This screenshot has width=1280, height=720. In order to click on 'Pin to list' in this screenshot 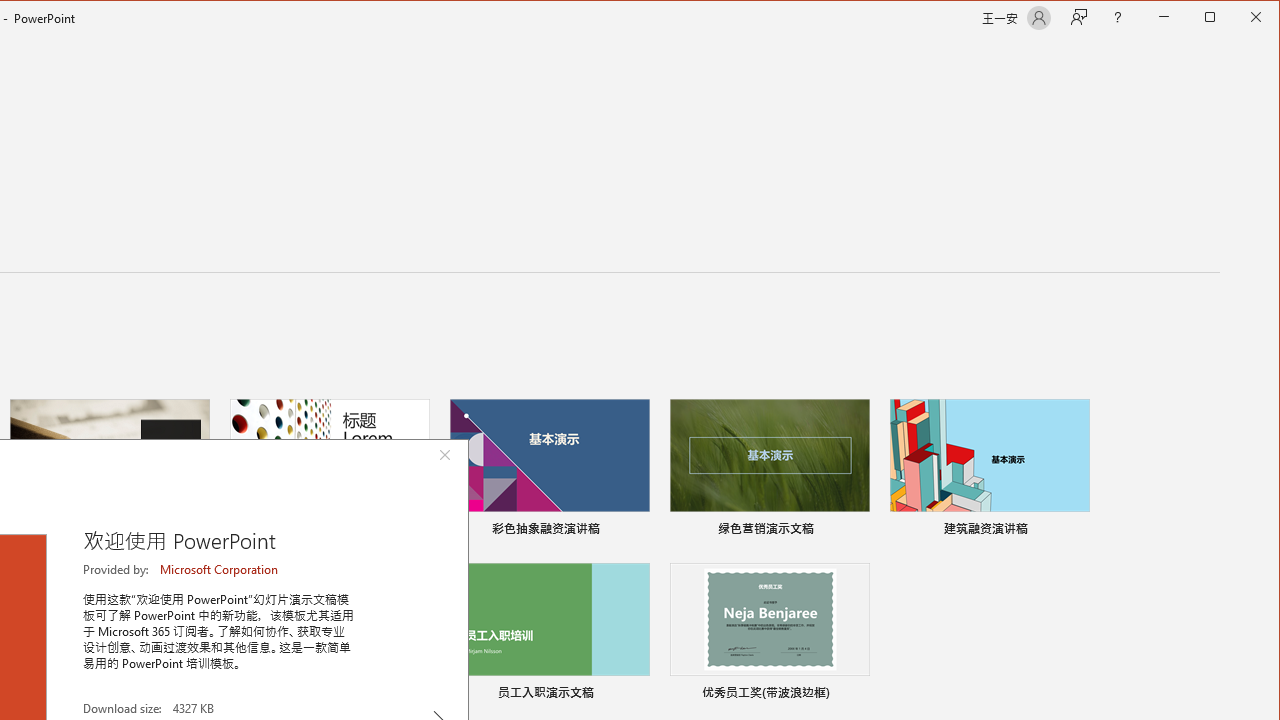, I will do `click(856, 694)`.